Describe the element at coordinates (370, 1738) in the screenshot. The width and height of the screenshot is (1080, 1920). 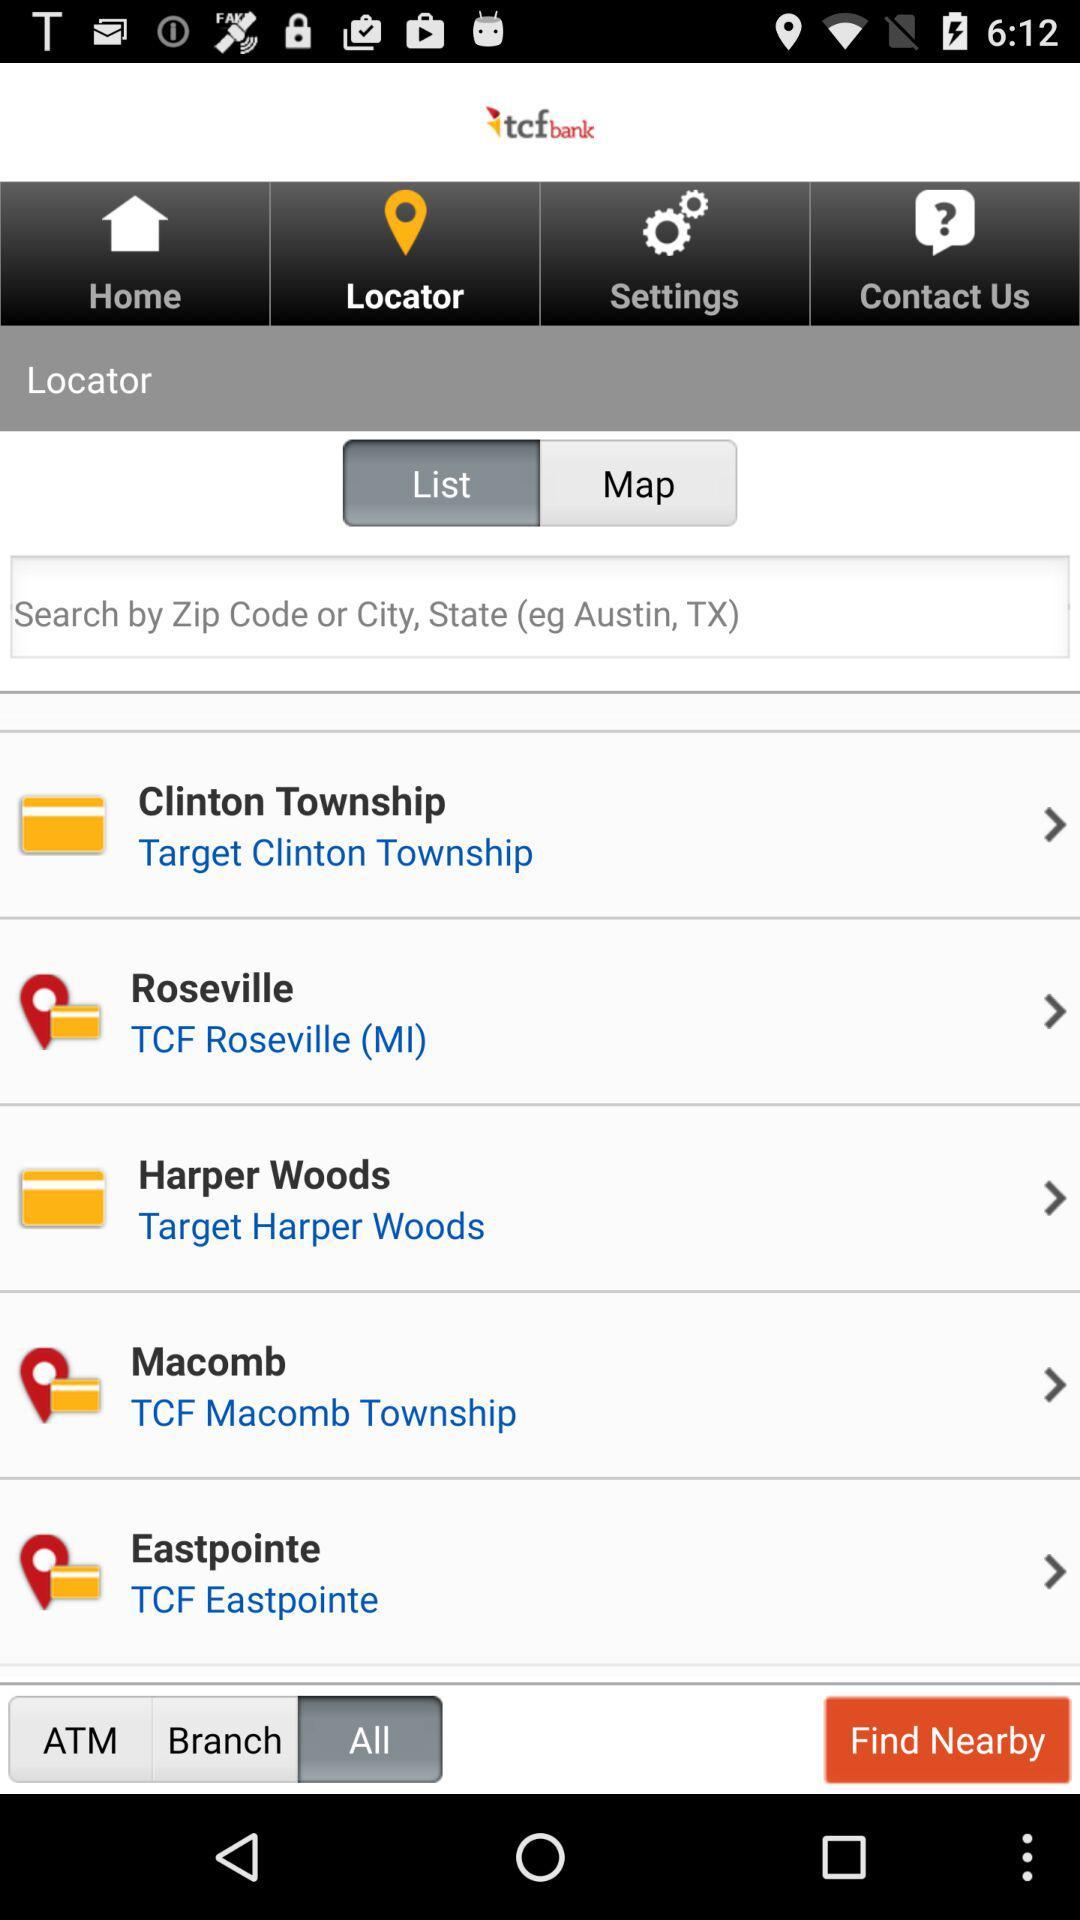
I see `the item next to the branch icon` at that location.